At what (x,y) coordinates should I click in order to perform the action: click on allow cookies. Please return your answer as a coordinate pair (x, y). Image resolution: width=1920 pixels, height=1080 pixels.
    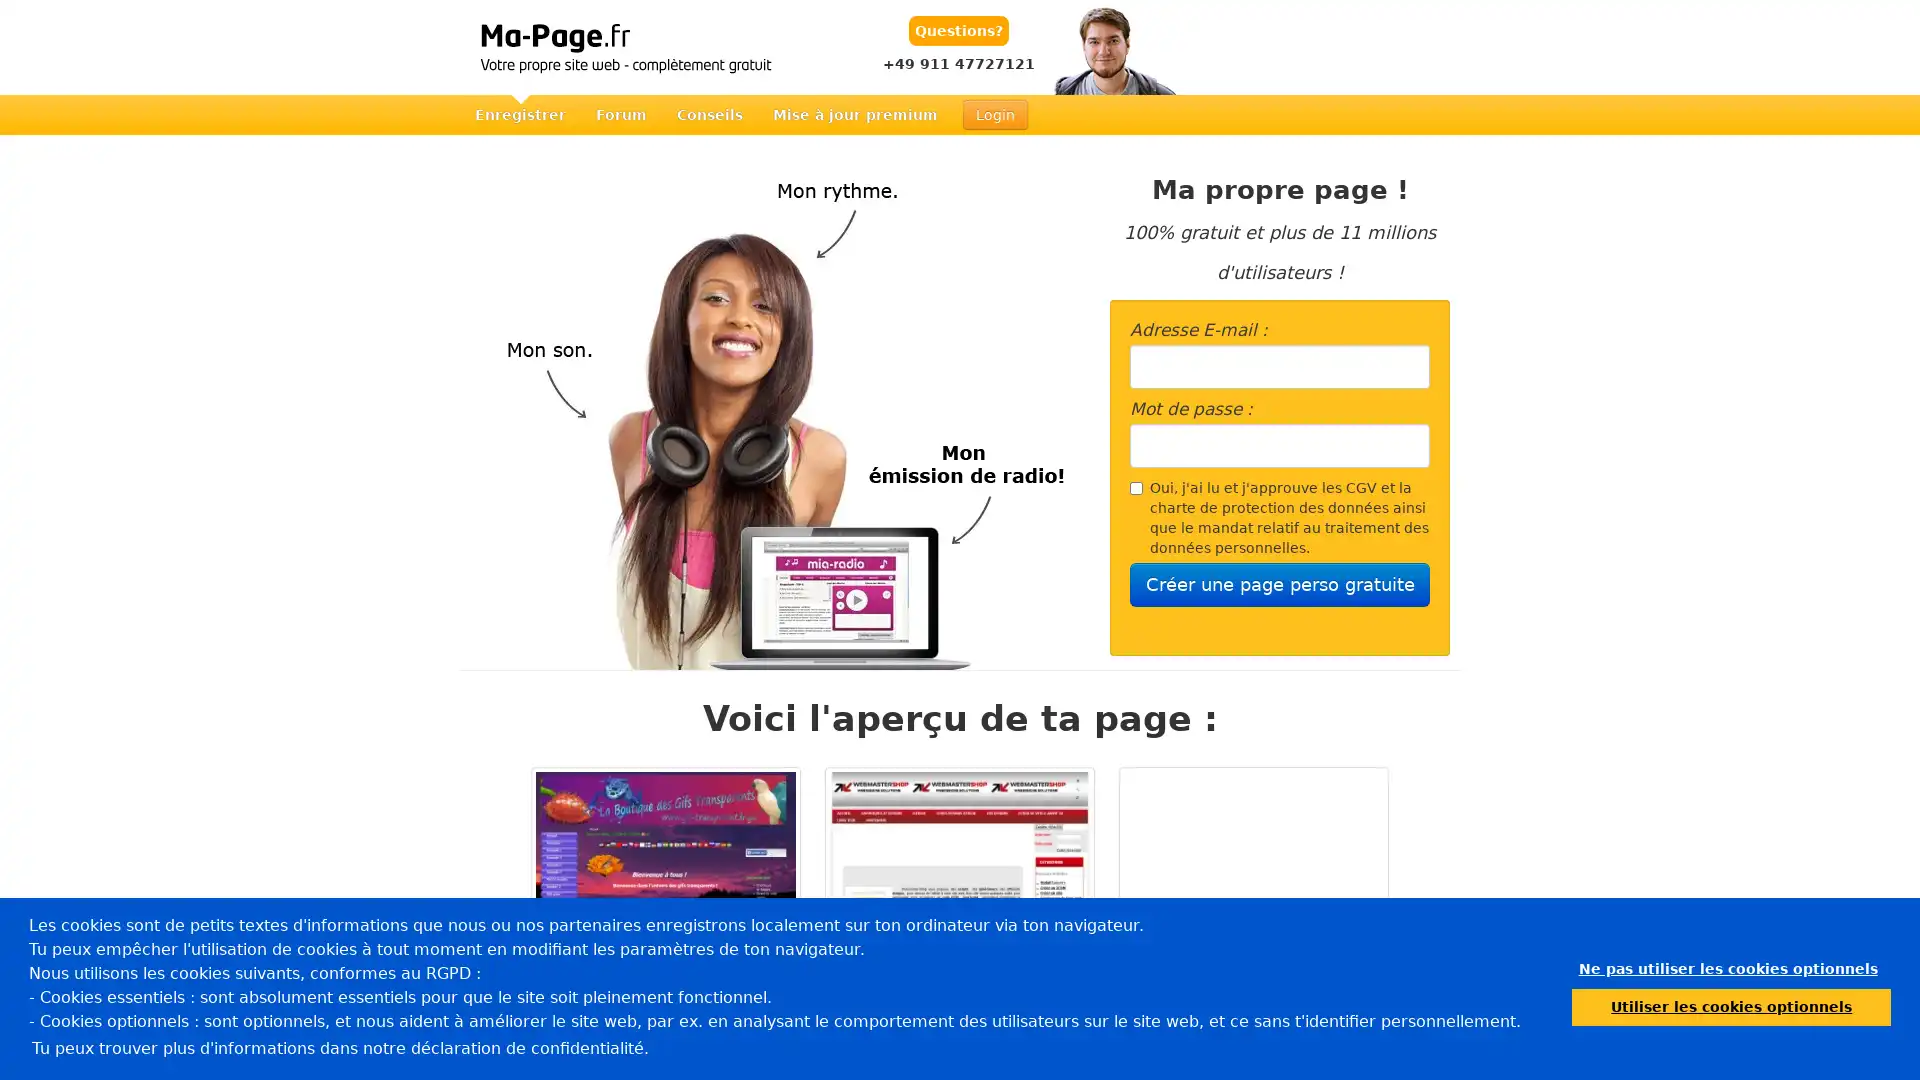
    Looking at the image, I should click on (1730, 1006).